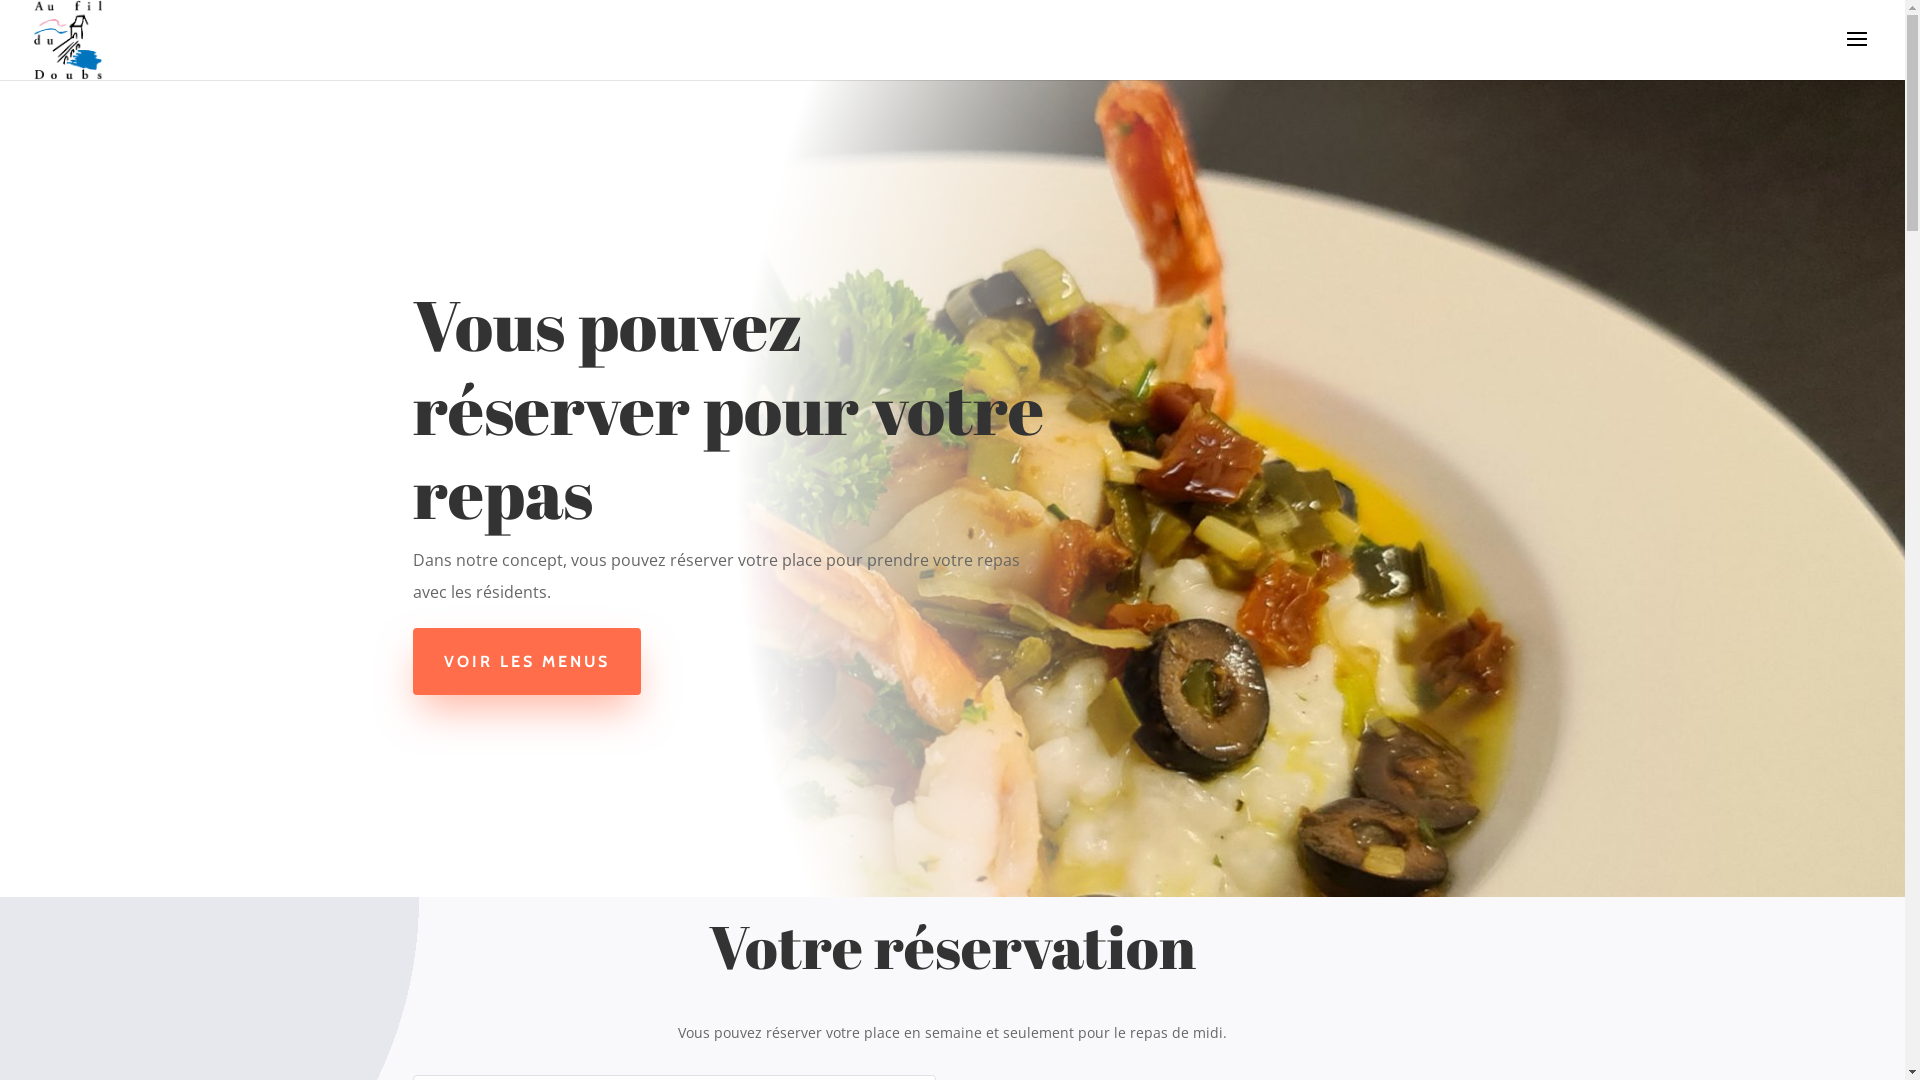 This screenshot has width=1920, height=1080. Describe the element at coordinates (411, 661) in the screenshot. I see `'VOIR LES MENUS'` at that location.